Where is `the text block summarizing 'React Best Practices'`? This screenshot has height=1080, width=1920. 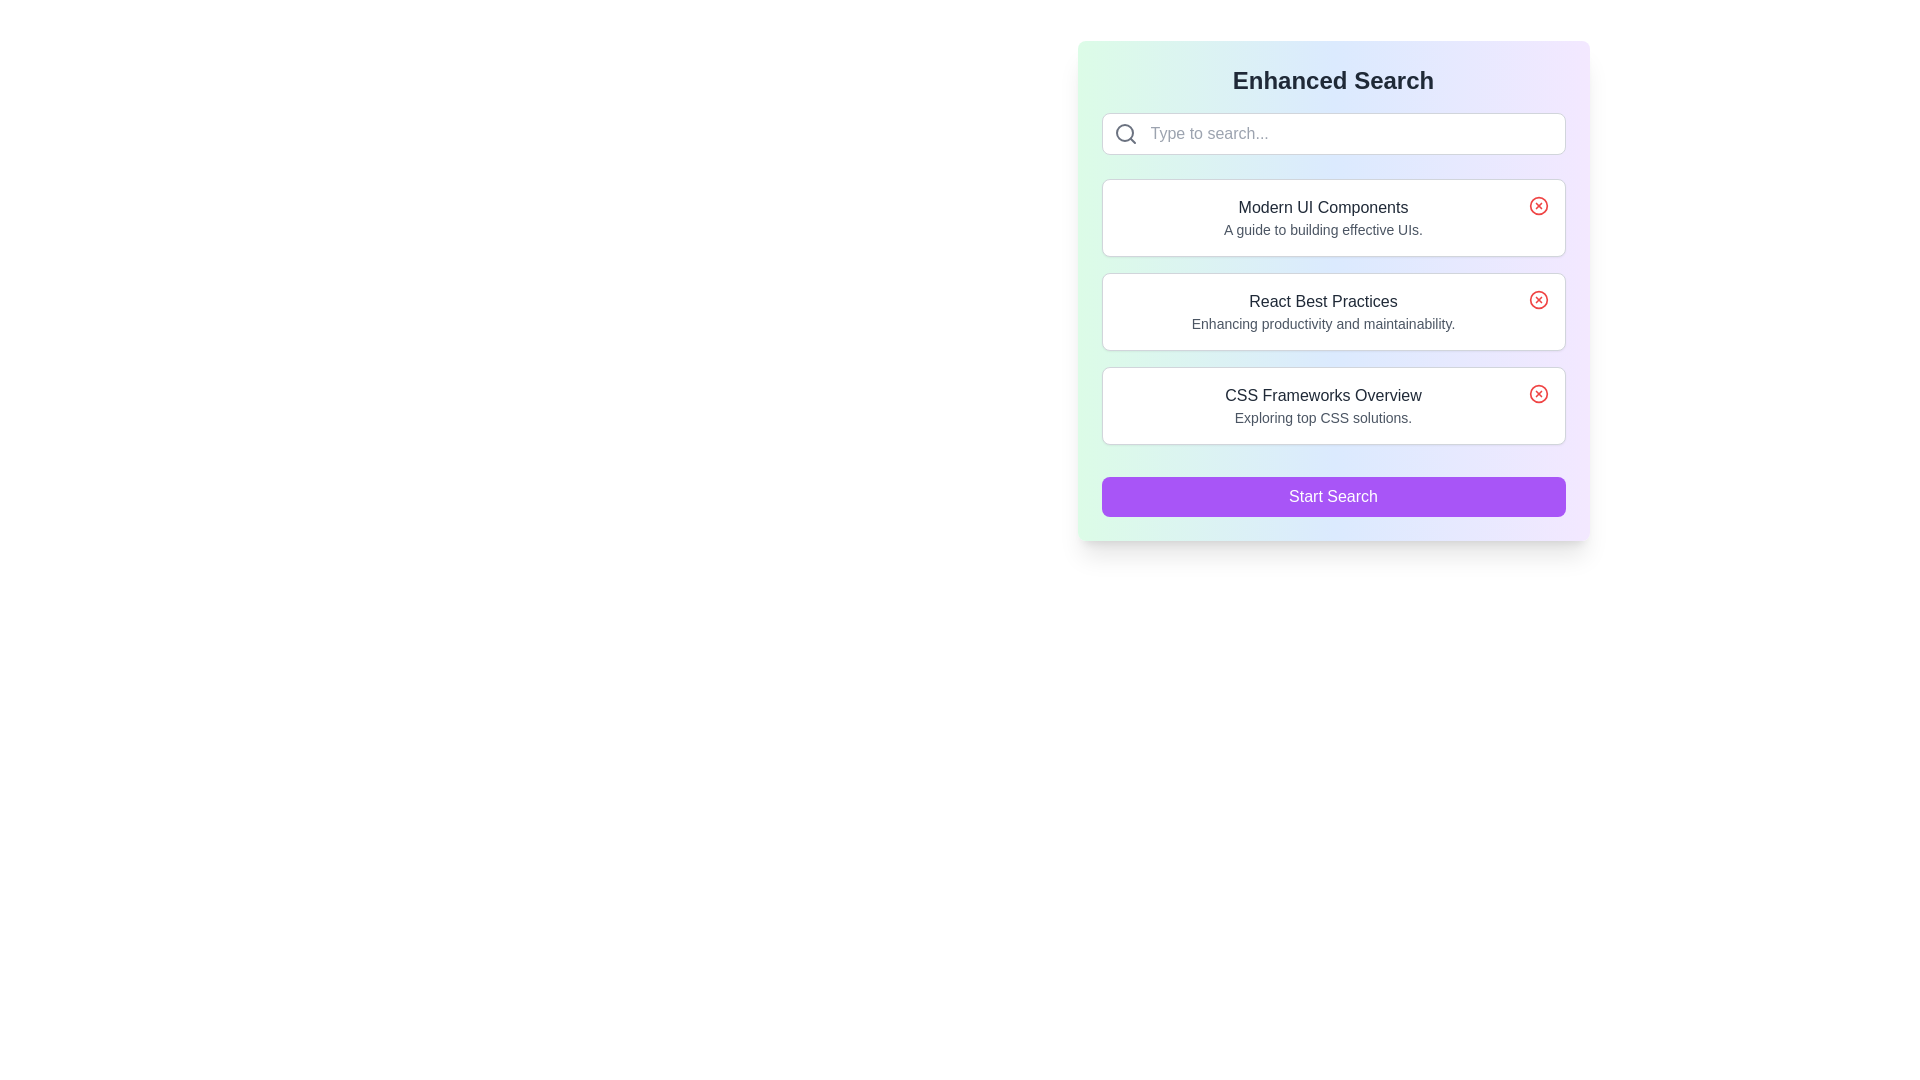 the text block summarizing 'React Best Practices' is located at coordinates (1323, 312).